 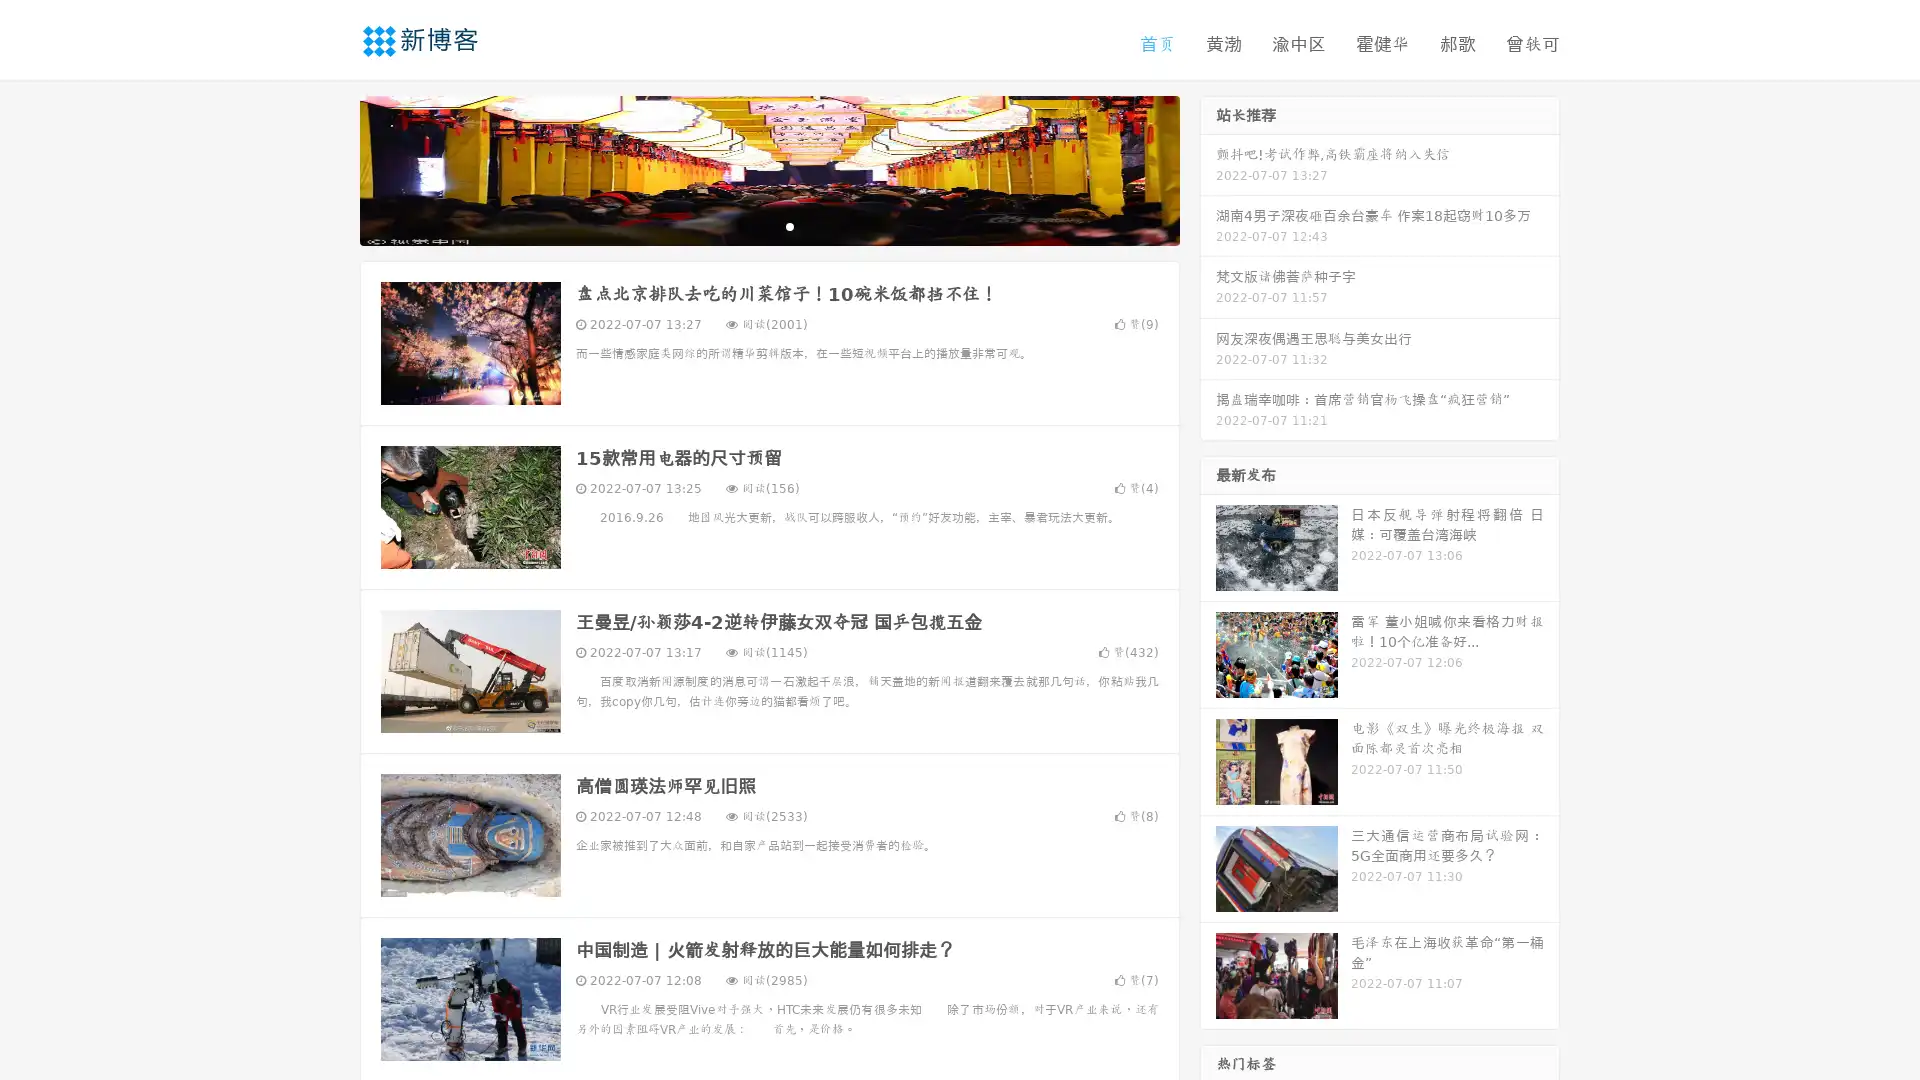 I want to click on Next slide, so click(x=1208, y=168).